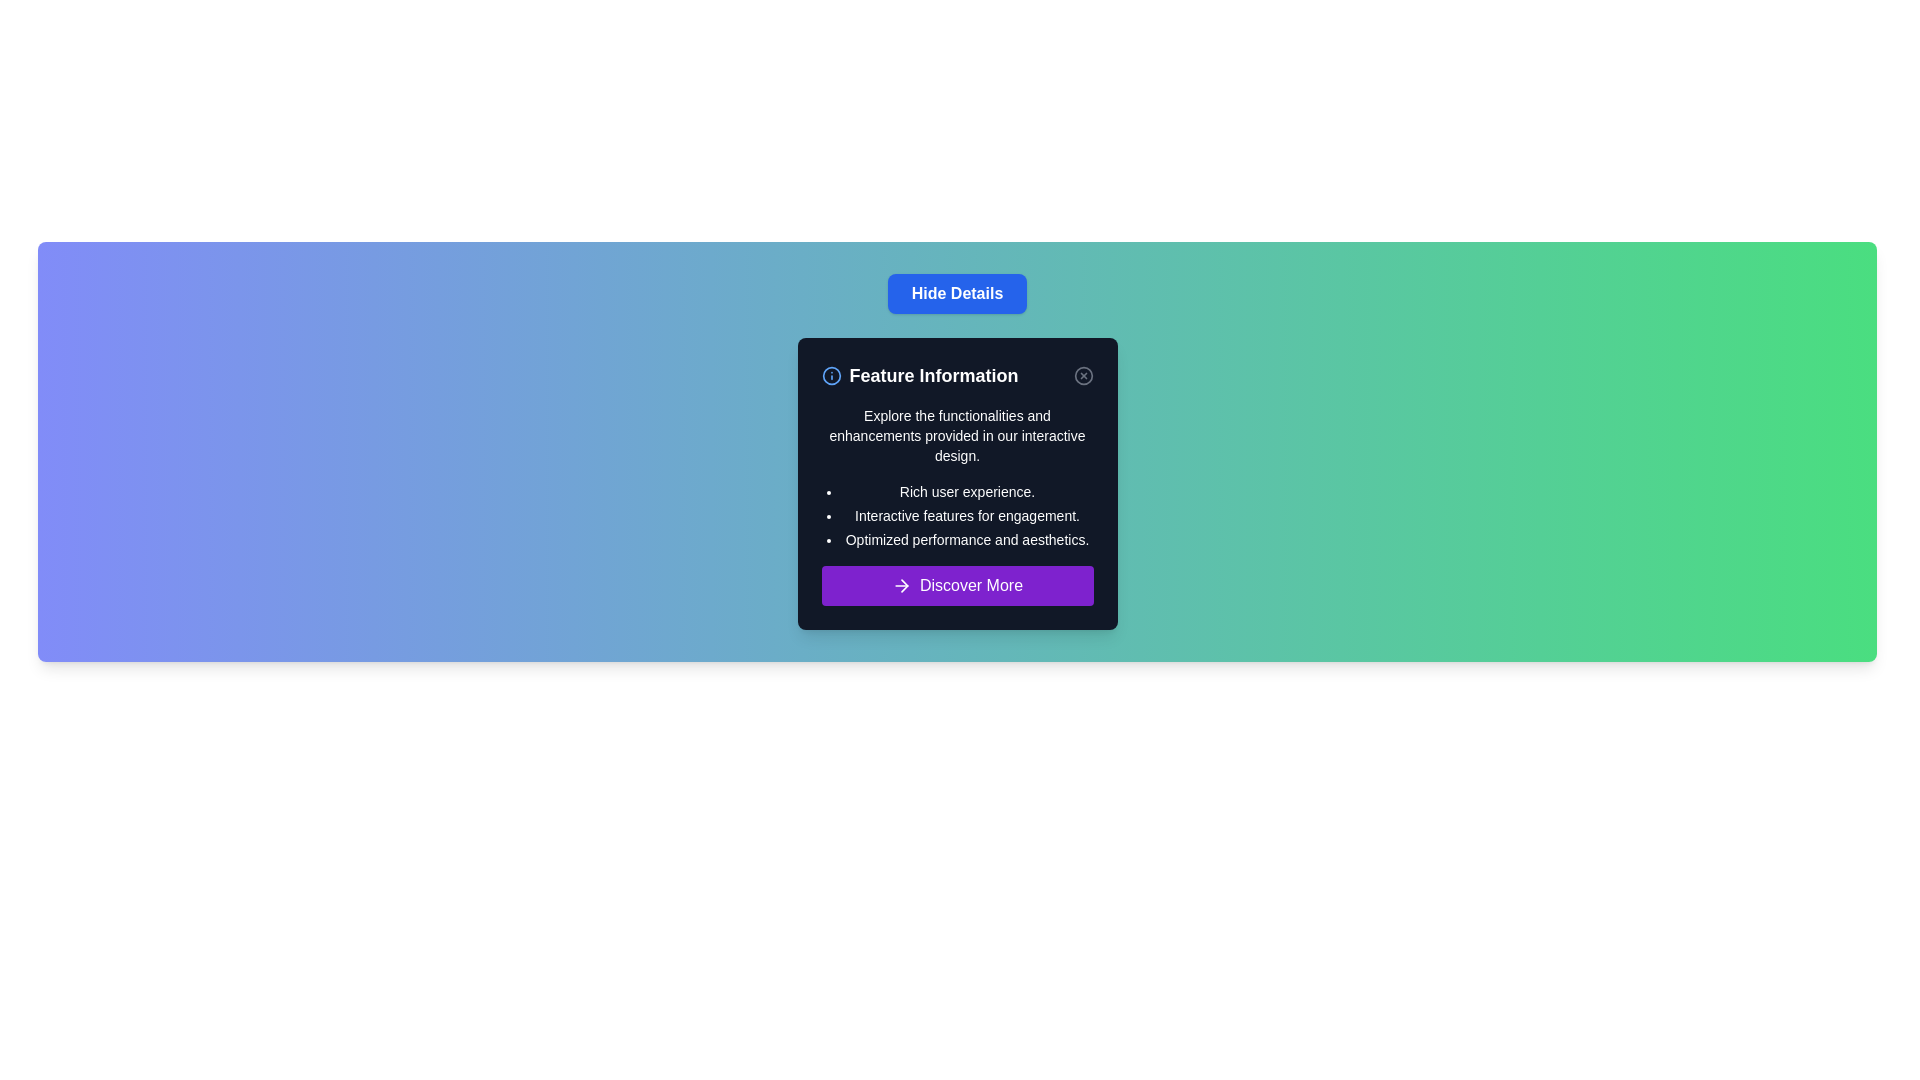  What do you see at coordinates (1082, 375) in the screenshot?
I see `the Indicator (Non-functional circle) element, which is a filled circle inside an outlined circular shape, located in the top-right segment of the 'Feature Information' card` at bounding box center [1082, 375].